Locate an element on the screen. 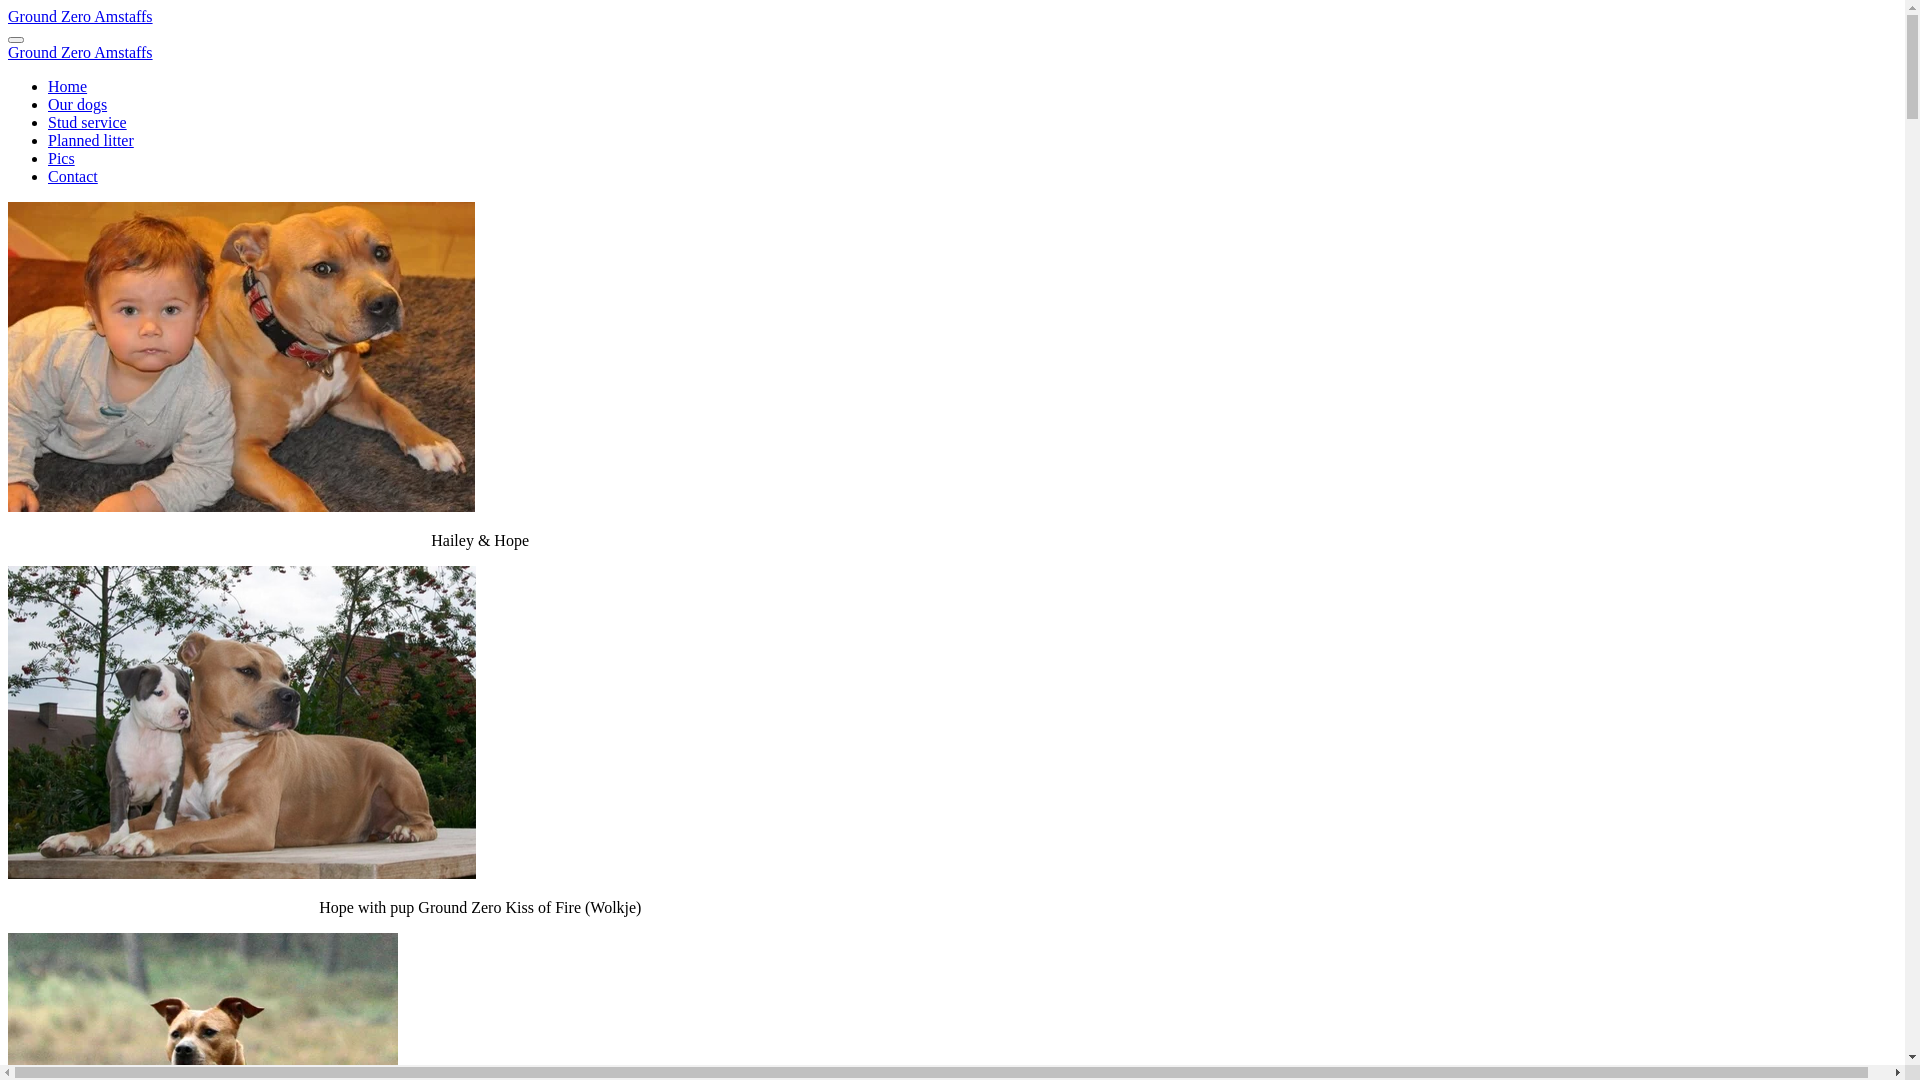 The height and width of the screenshot is (1080, 1920). 'Ground Zero Amstaffs' is located at coordinates (8, 51).